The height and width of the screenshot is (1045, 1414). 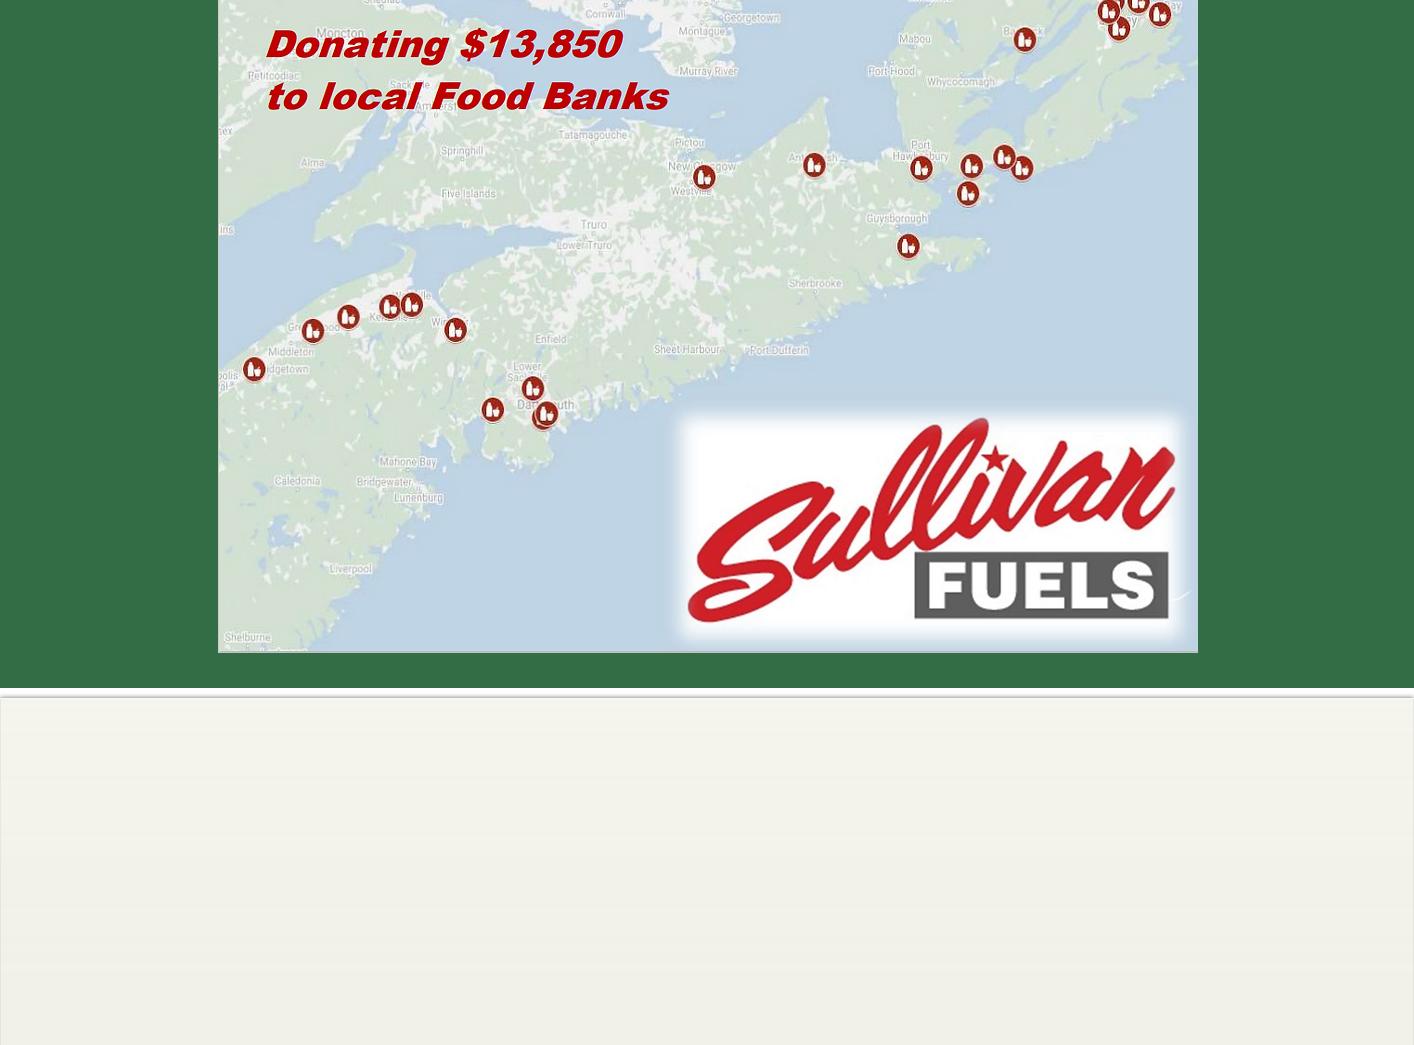 What do you see at coordinates (1094, 760) in the screenshot?
I see `'Lower Sackville, NS'` at bounding box center [1094, 760].